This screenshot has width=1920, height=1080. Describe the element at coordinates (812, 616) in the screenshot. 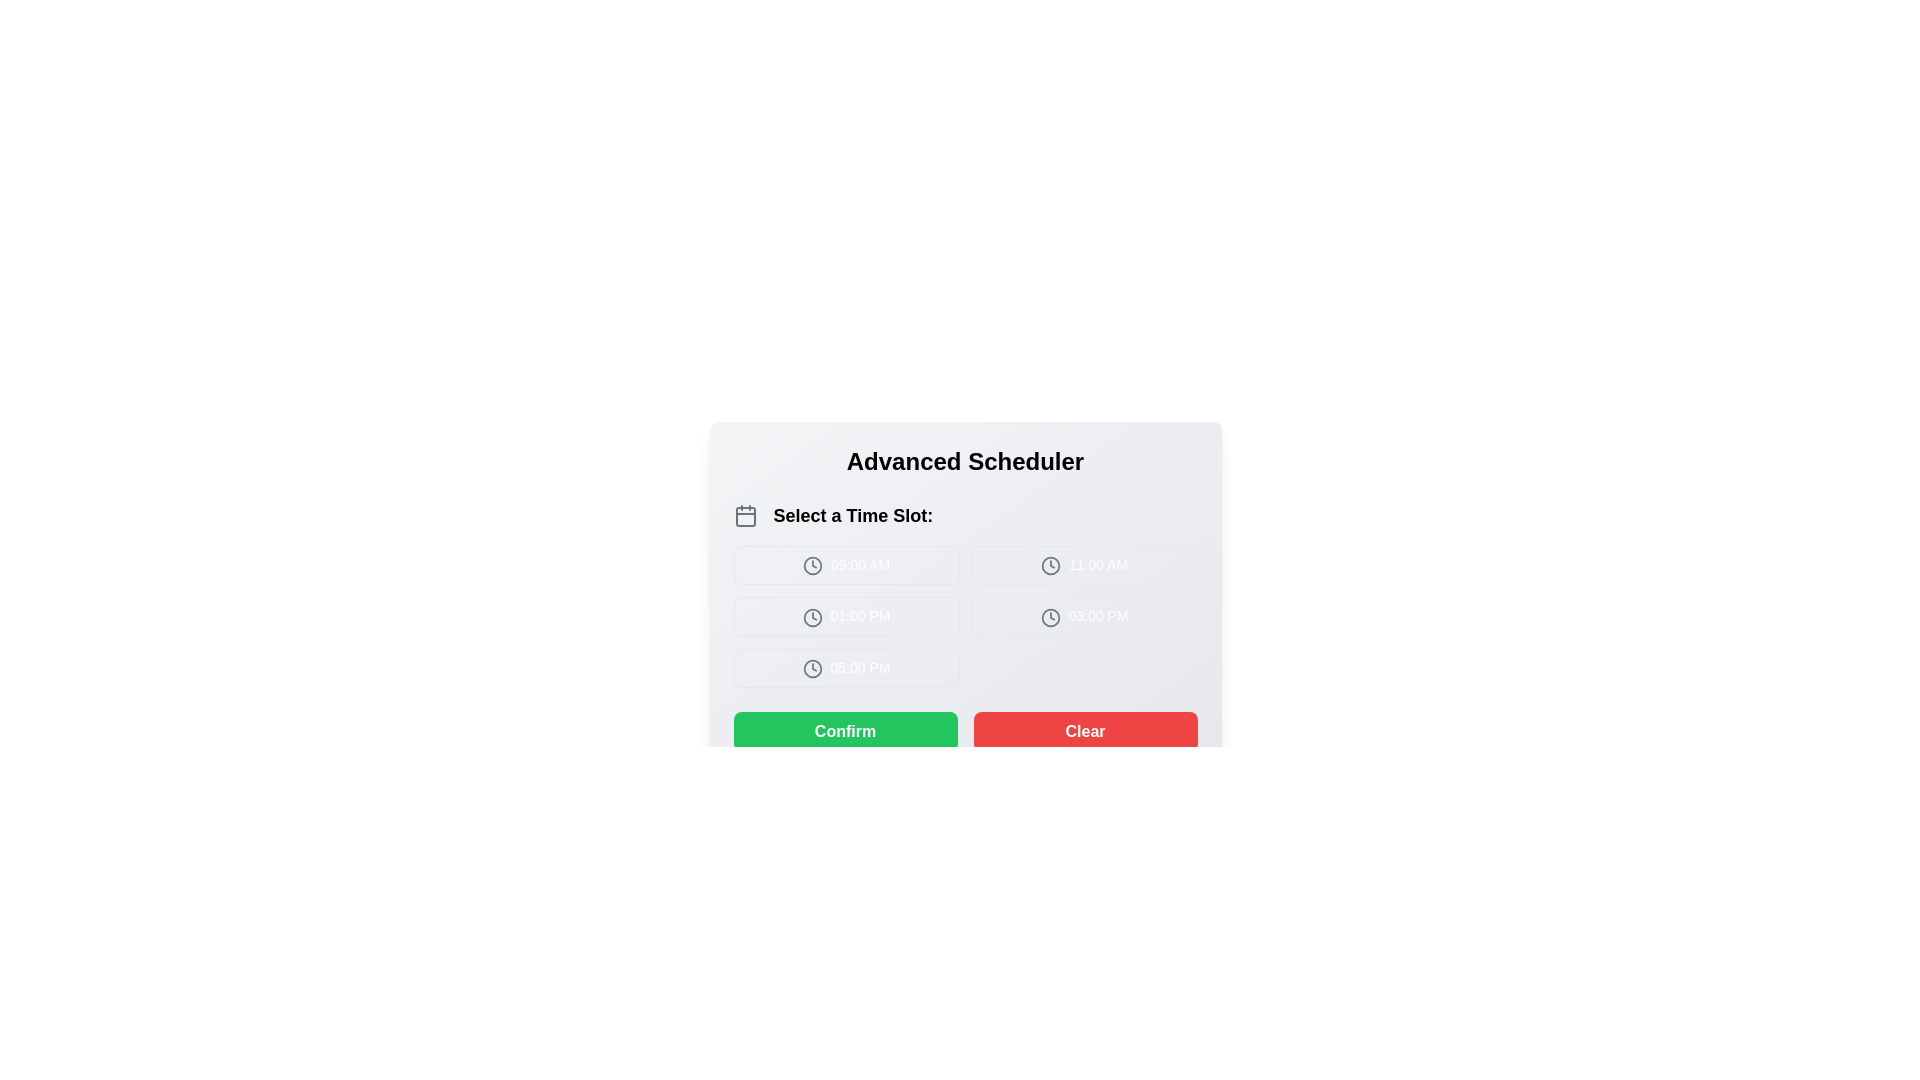

I see `the decorative icon located in the second row of the time slot selection section, to the left of the text '01:00 PM'. This icon enhances the visual representation of the associated time slot` at that location.